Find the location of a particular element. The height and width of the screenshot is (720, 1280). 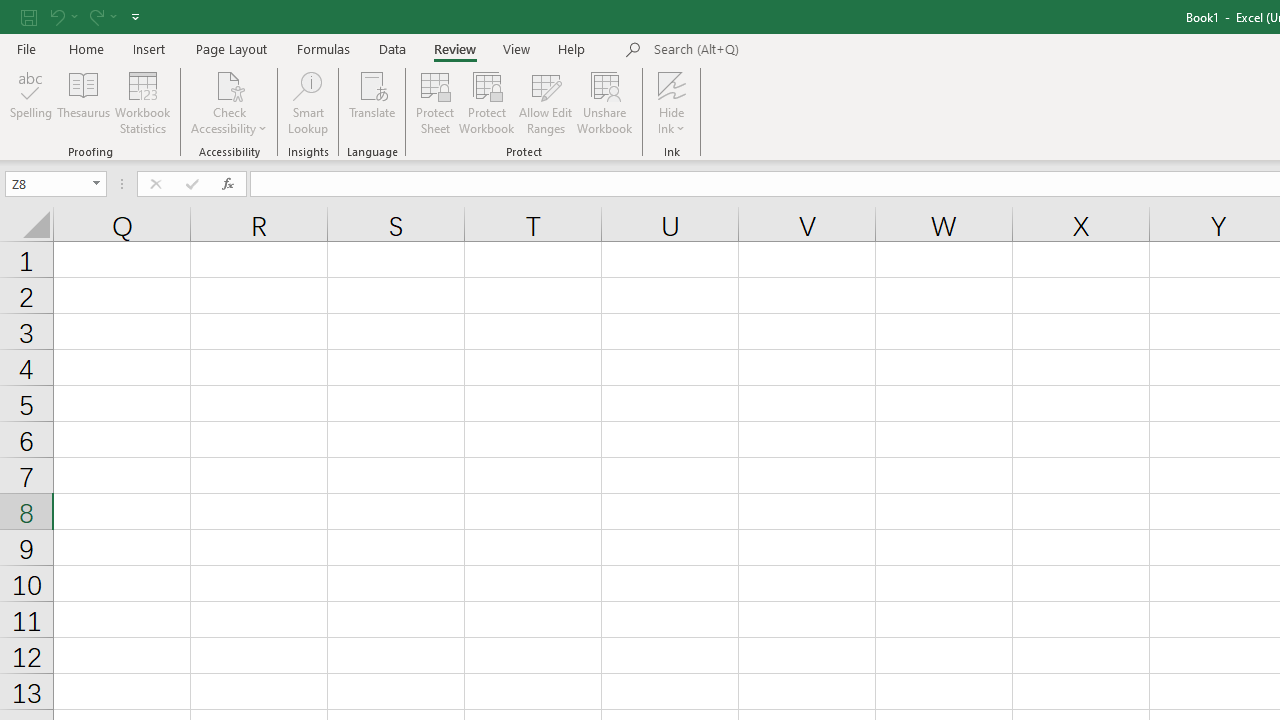

'Unshare Workbook' is located at coordinates (603, 103).